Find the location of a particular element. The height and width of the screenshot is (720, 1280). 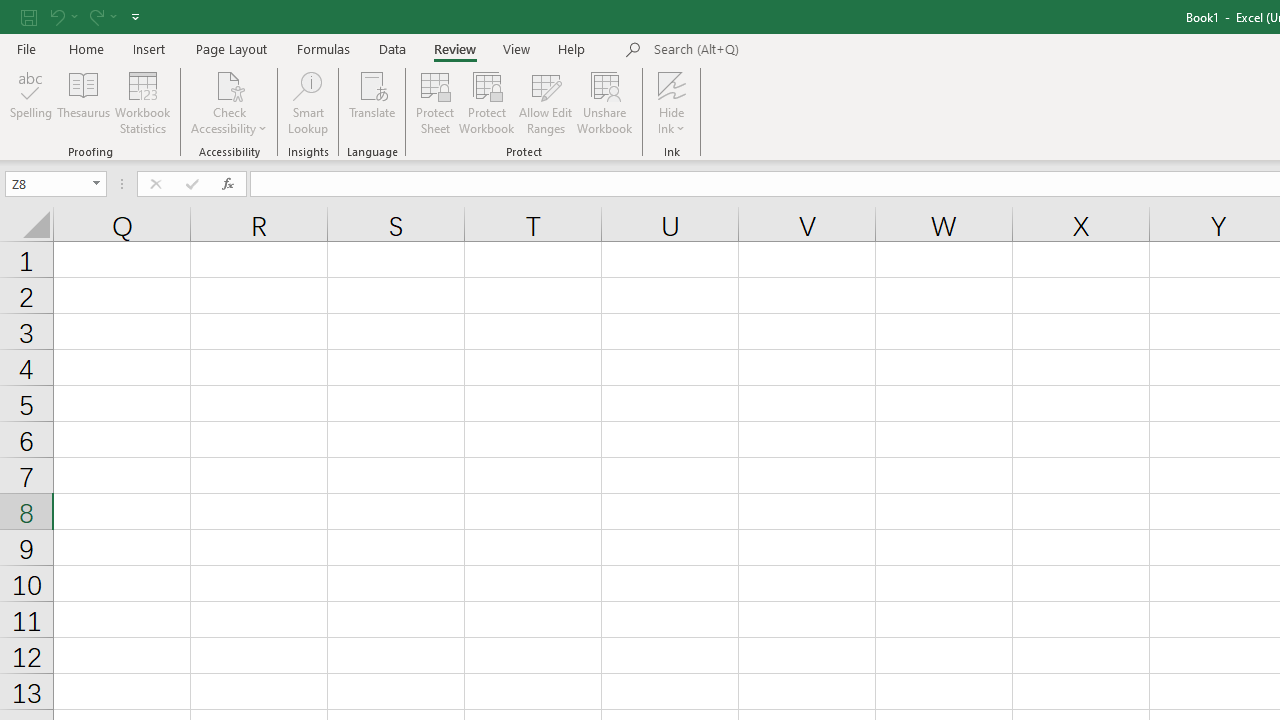

'Unshare Workbook' is located at coordinates (603, 103).